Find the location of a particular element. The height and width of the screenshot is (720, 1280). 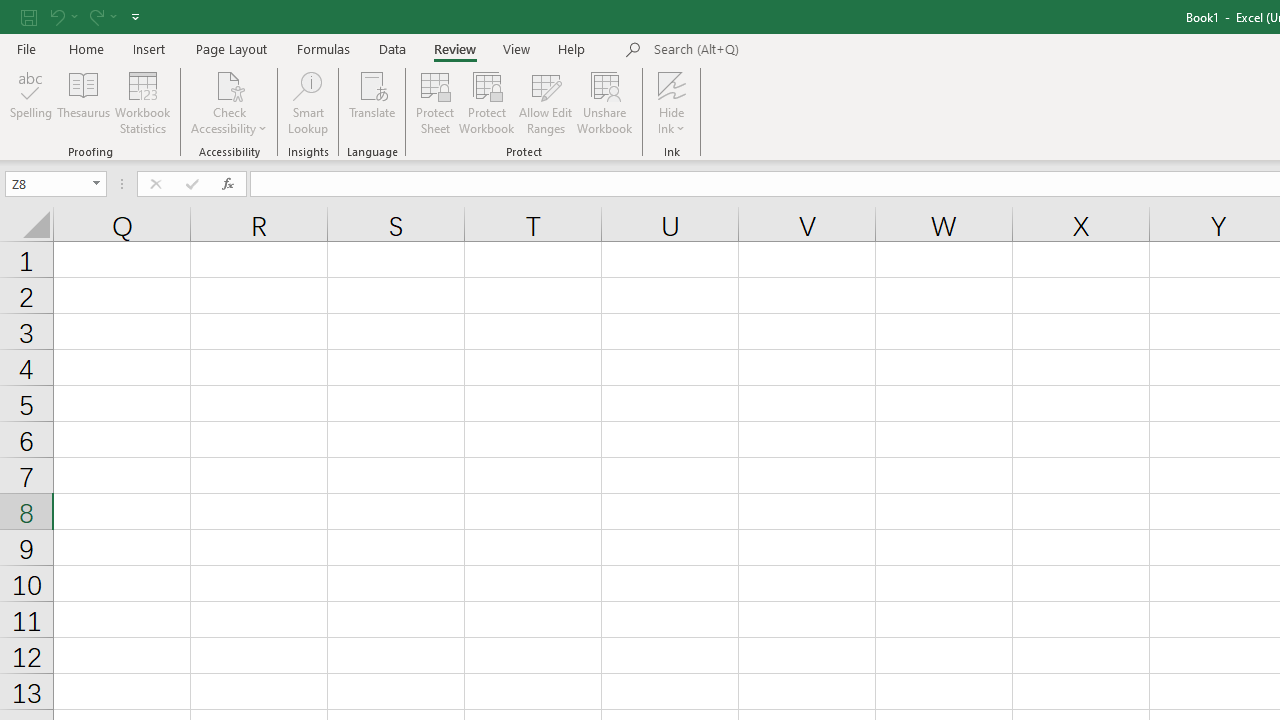

'Unshare Workbook' is located at coordinates (603, 103).